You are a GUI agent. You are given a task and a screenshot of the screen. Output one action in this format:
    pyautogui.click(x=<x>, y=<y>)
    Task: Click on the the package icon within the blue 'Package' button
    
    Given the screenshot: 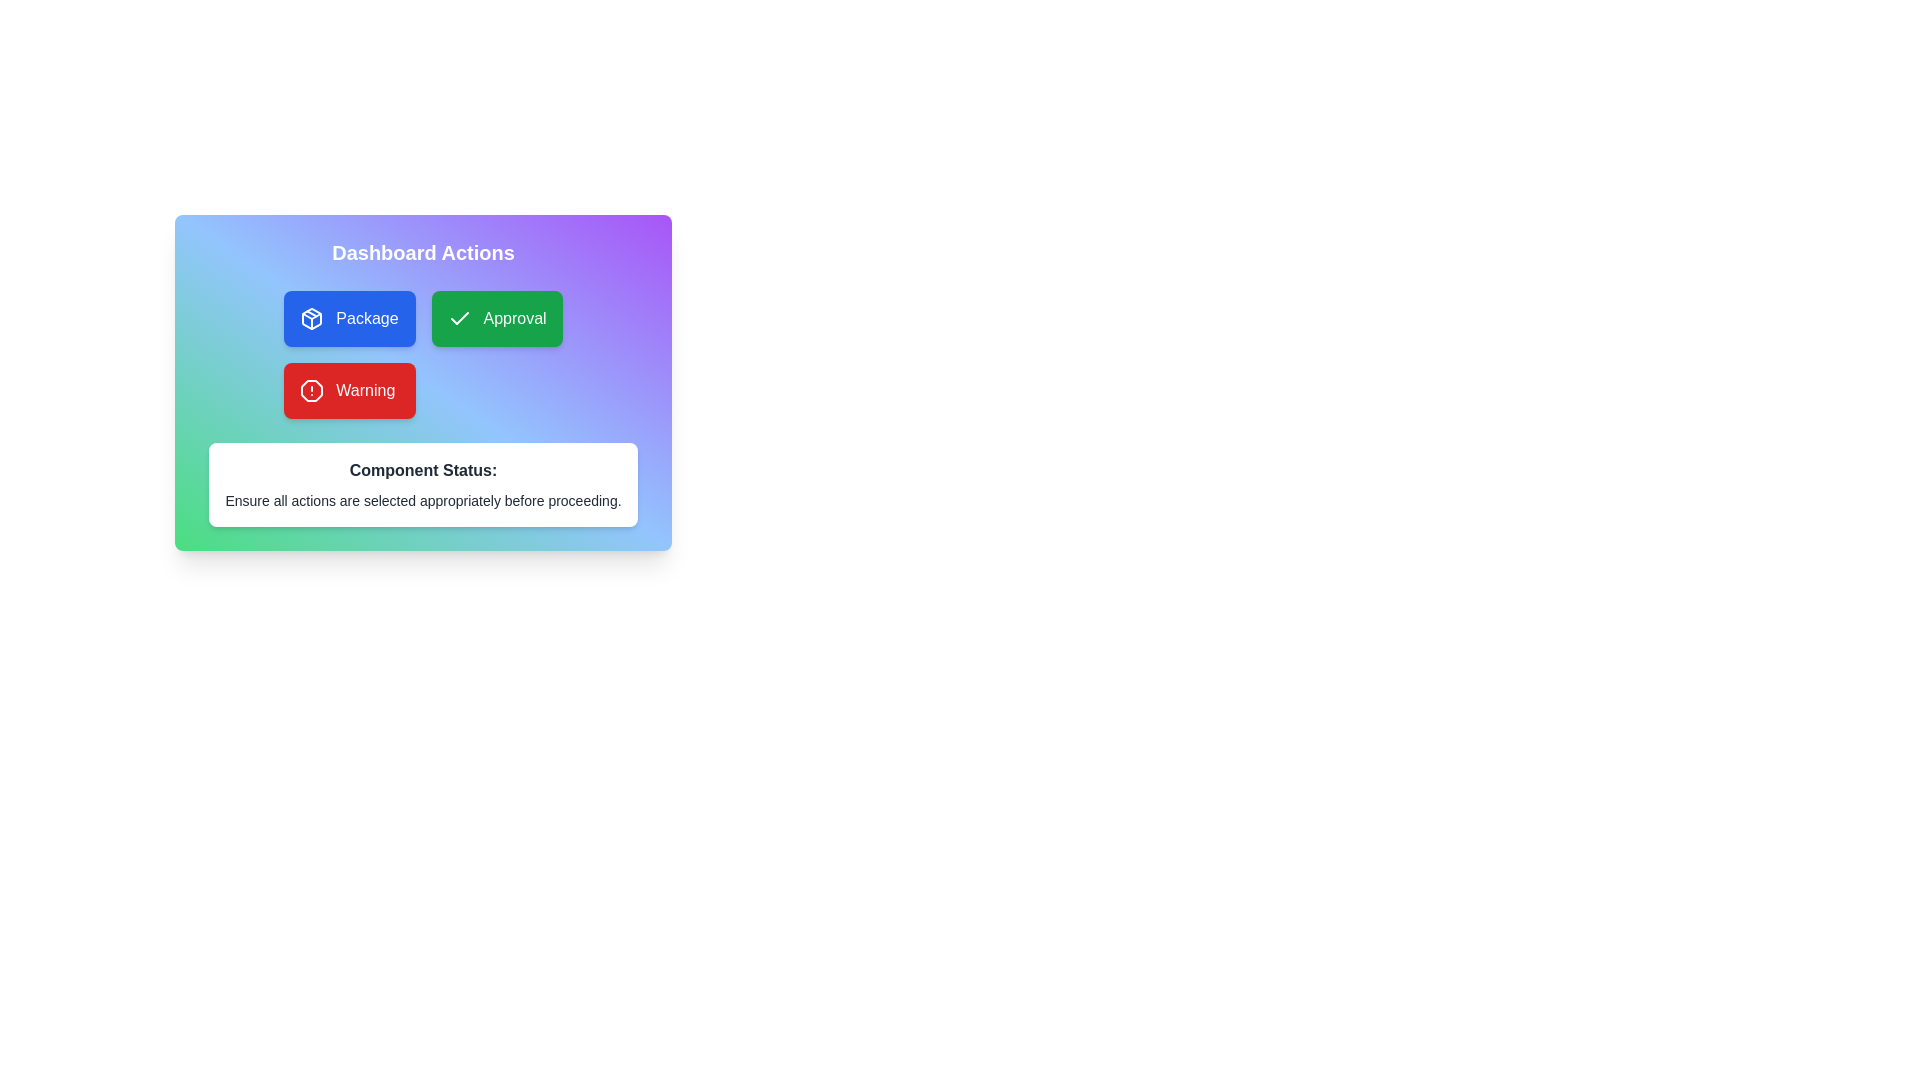 What is the action you would take?
    pyautogui.click(x=311, y=318)
    